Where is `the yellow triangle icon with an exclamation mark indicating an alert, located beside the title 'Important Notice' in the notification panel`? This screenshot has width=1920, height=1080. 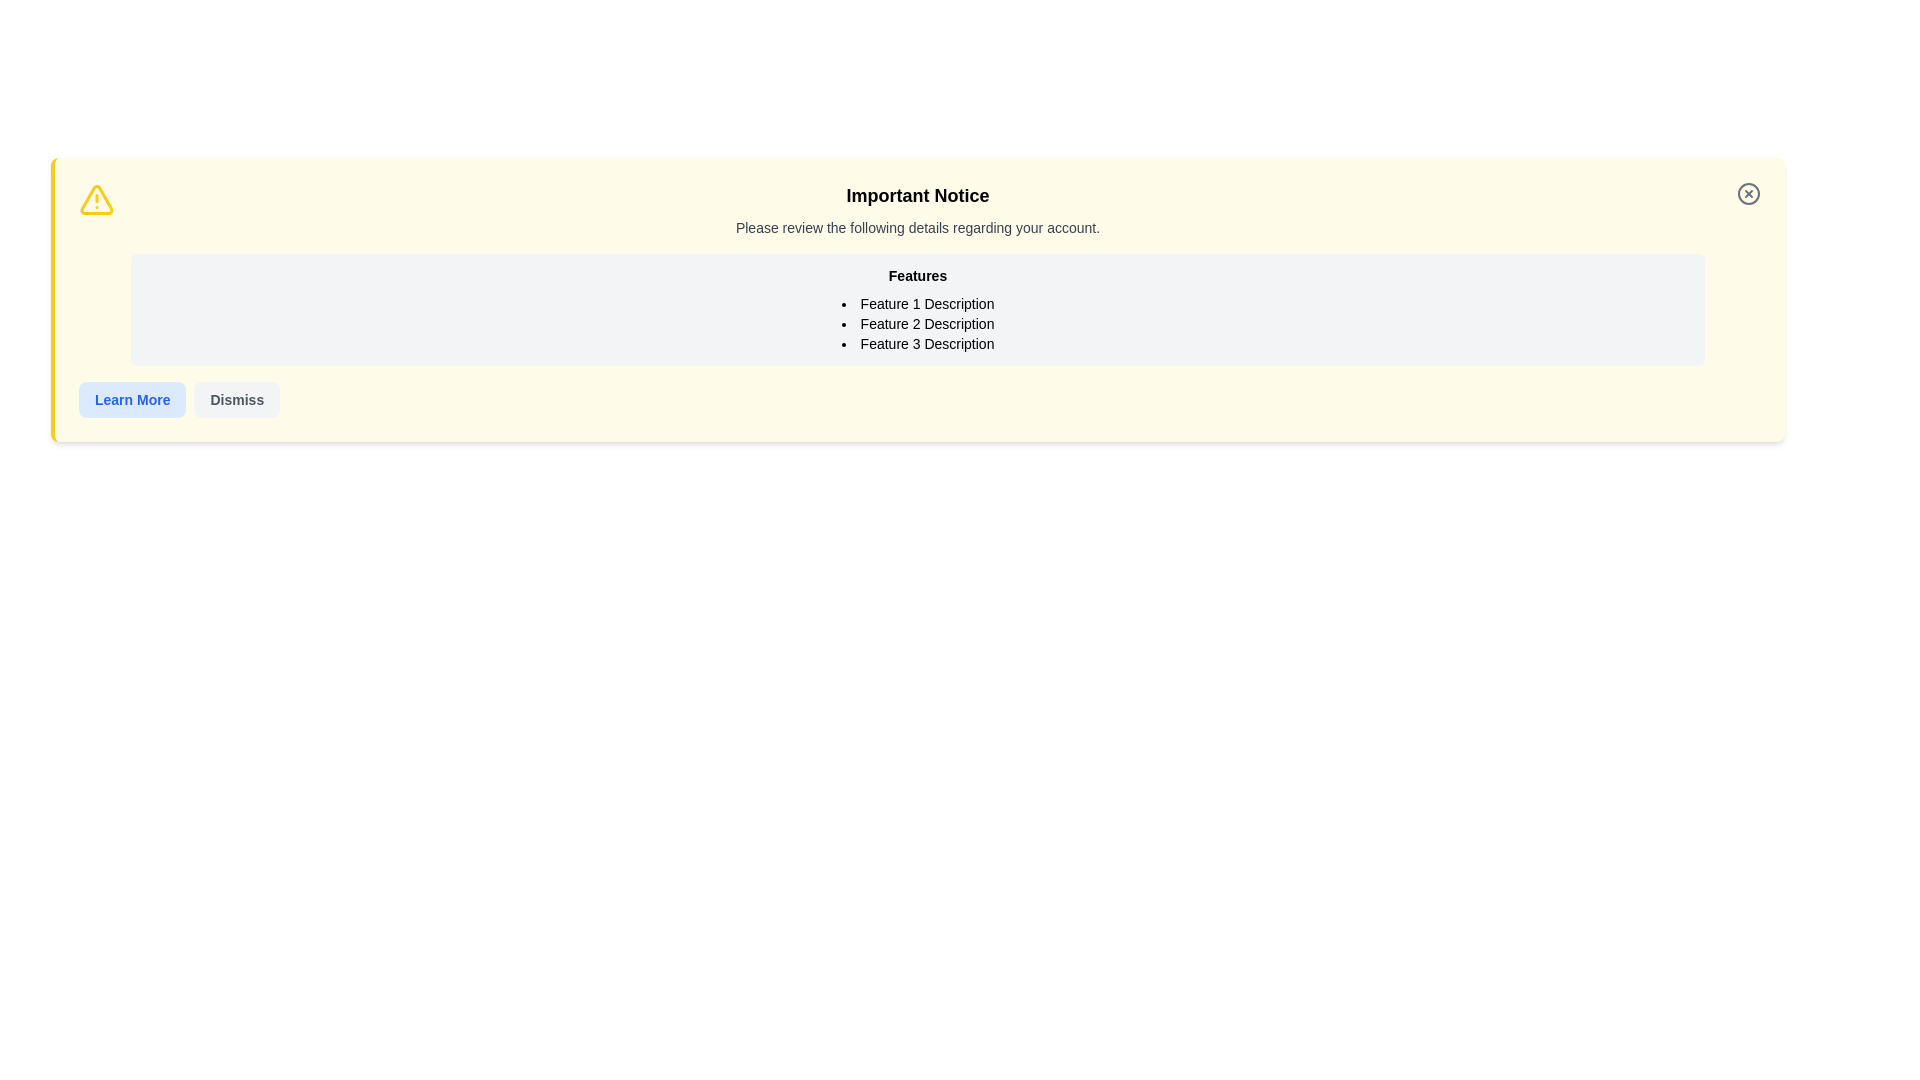
the yellow triangle icon with an exclamation mark indicating an alert, located beside the title 'Important Notice' in the notification panel is located at coordinates (95, 200).